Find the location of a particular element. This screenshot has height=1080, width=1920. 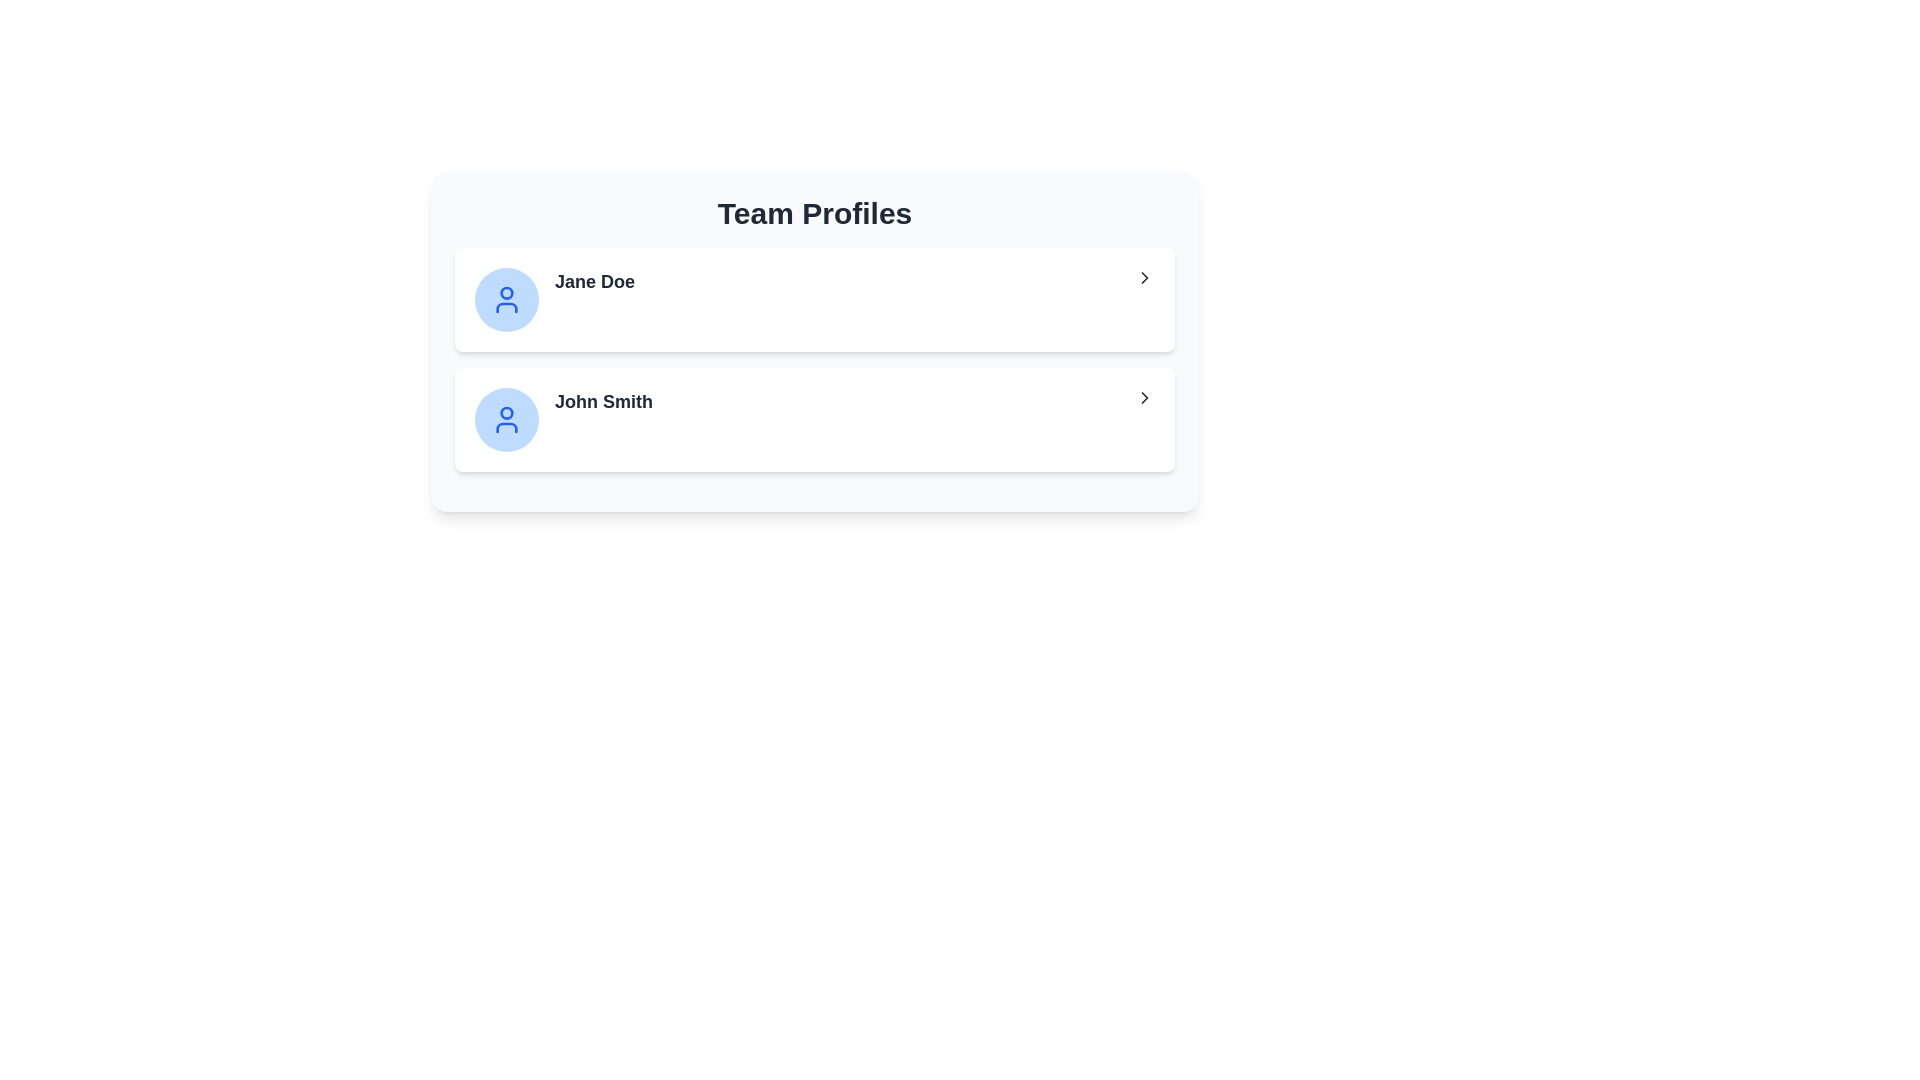

the right-pointing chevron icon in the first profile card of the 'Team Profiles' section, located adjacent to the name 'Jane Doe' is located at coordinates (1145, 277).